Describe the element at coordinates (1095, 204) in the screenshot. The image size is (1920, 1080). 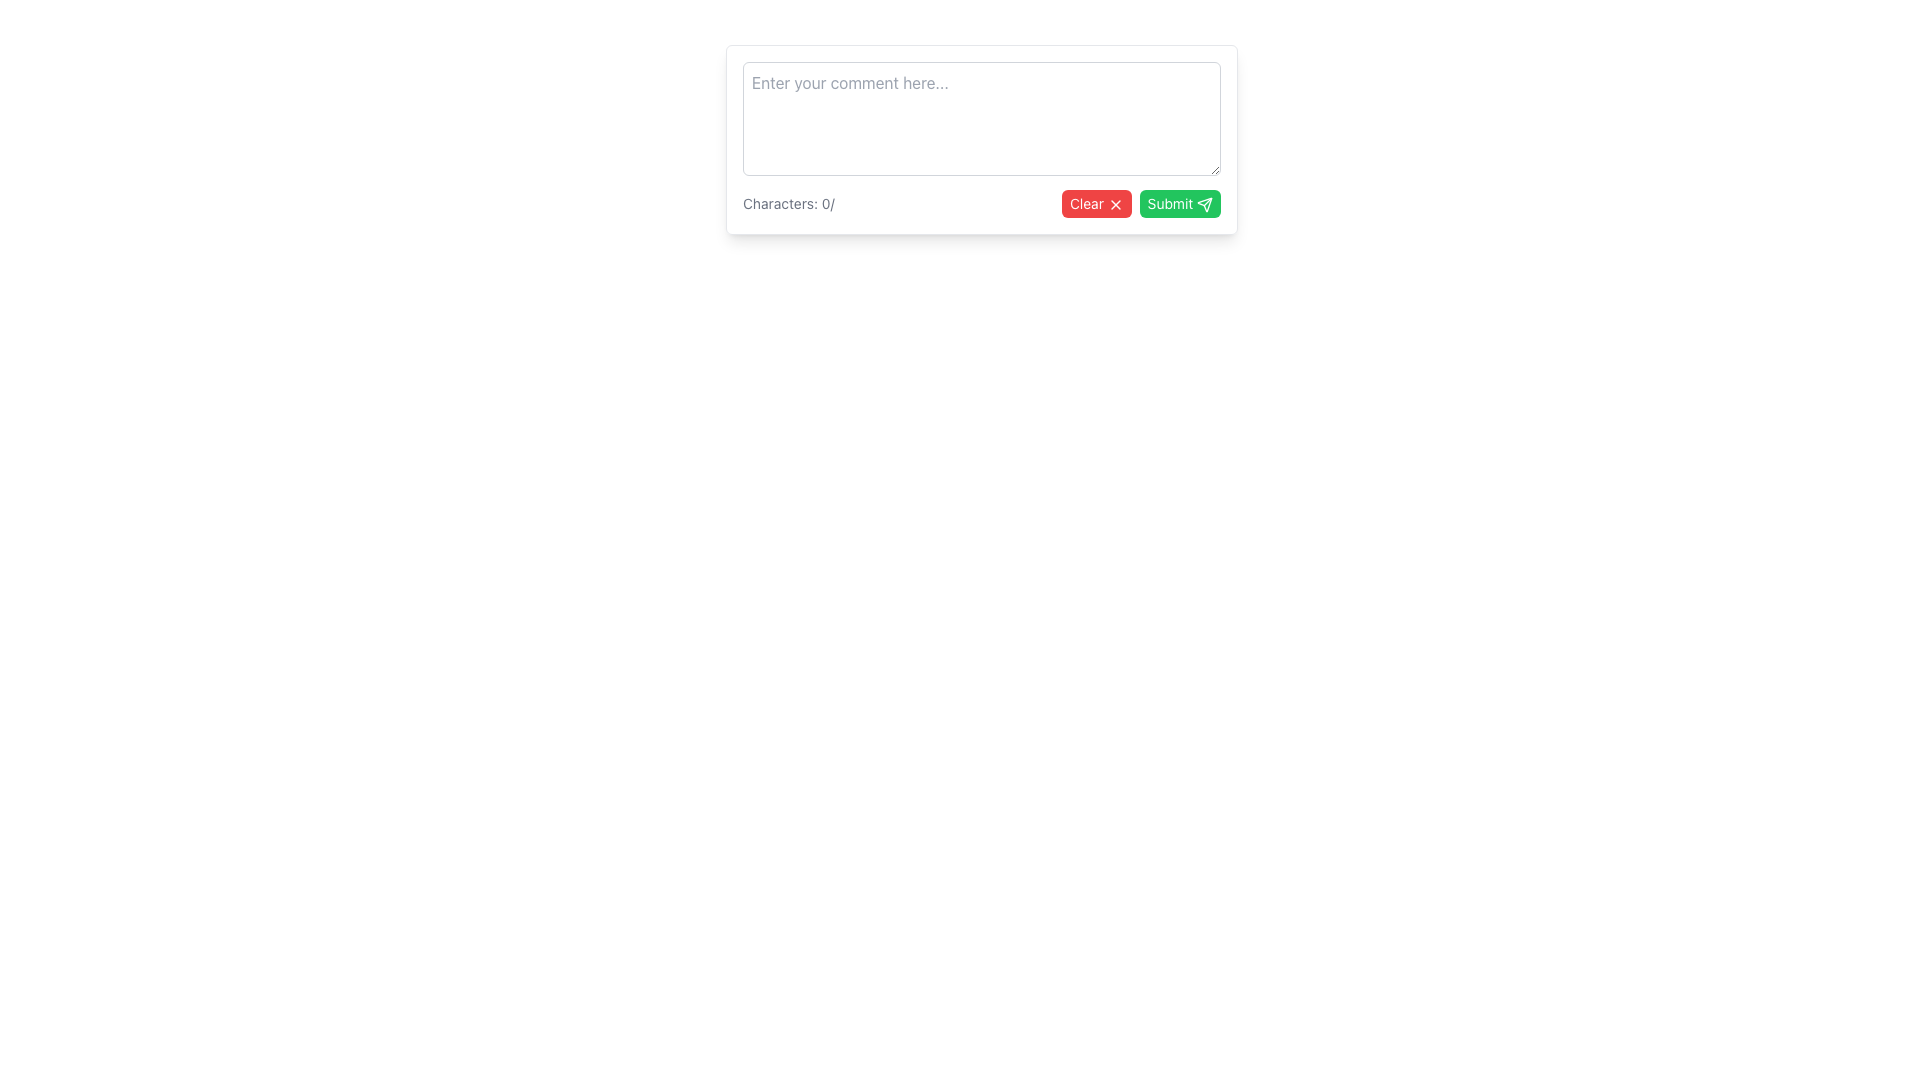
I see `the 'Clear' button with a red background and white text labeled 'Clear' to clear content` at that location.